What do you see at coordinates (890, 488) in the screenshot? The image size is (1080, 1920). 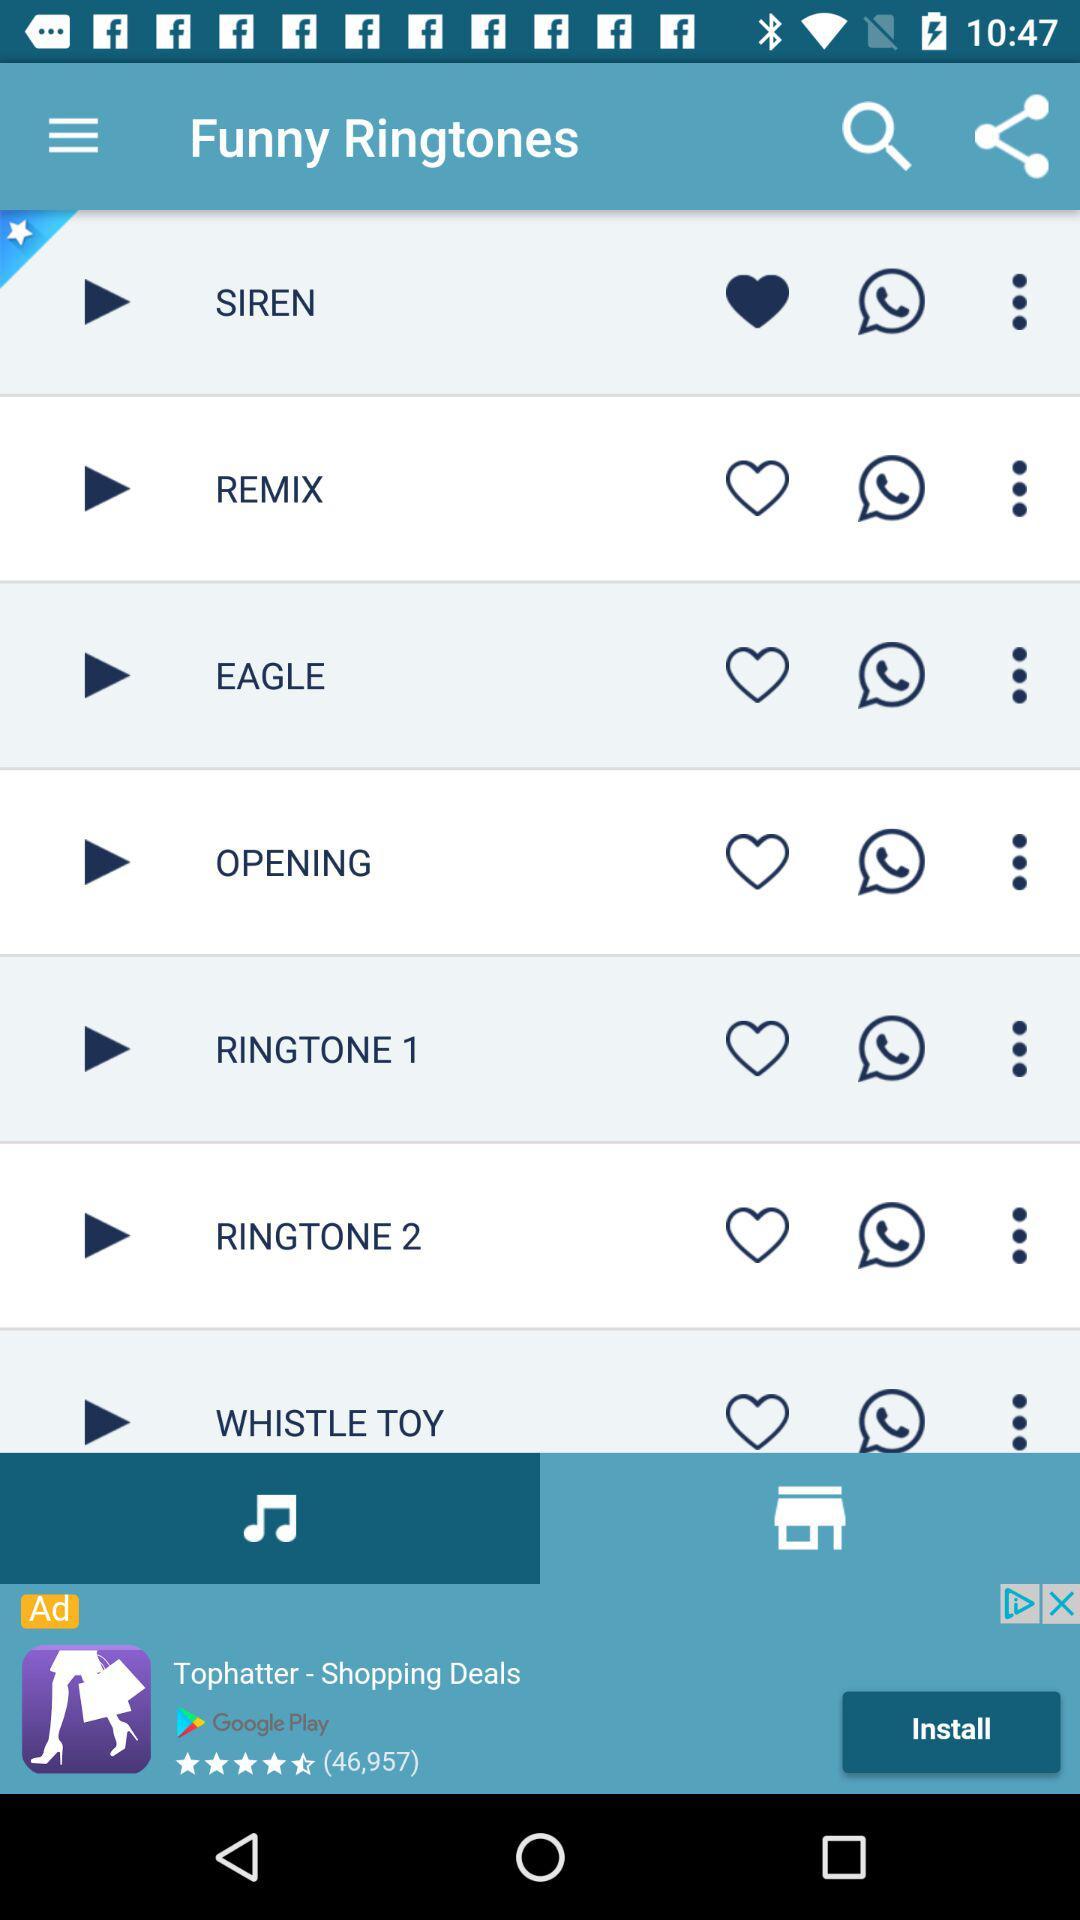 I see `whatsapp the ringtone` at bounding box center [890, 488].